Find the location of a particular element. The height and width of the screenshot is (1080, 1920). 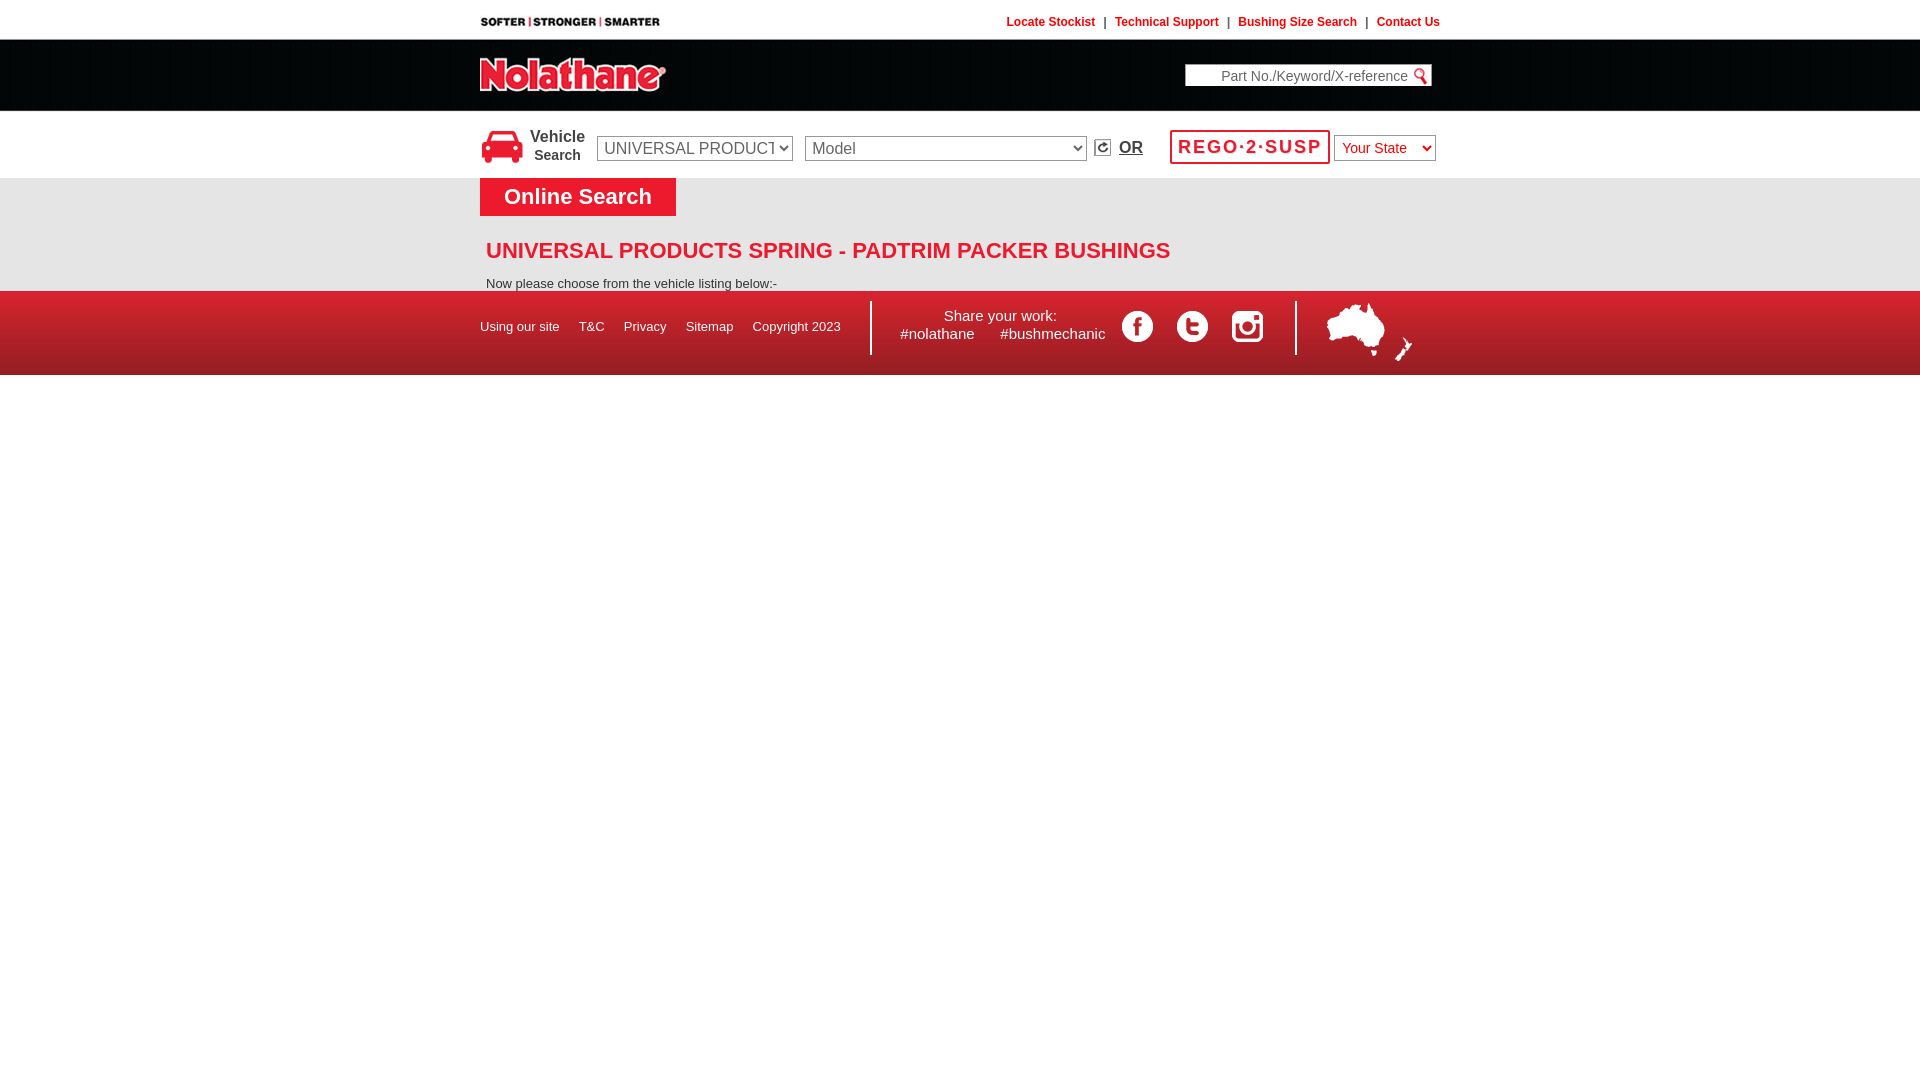

'Privacy' is located at coordinates (645, 325).